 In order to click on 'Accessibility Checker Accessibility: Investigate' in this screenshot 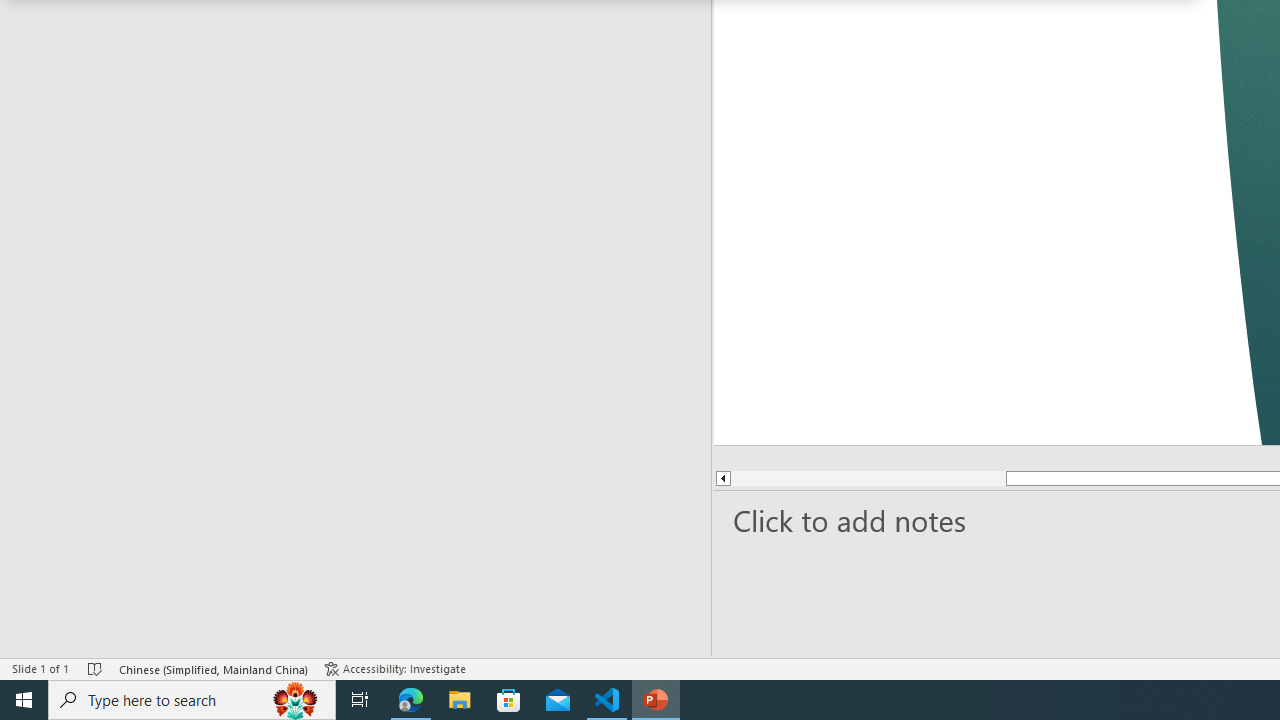, I will do `click(397, 669)`.